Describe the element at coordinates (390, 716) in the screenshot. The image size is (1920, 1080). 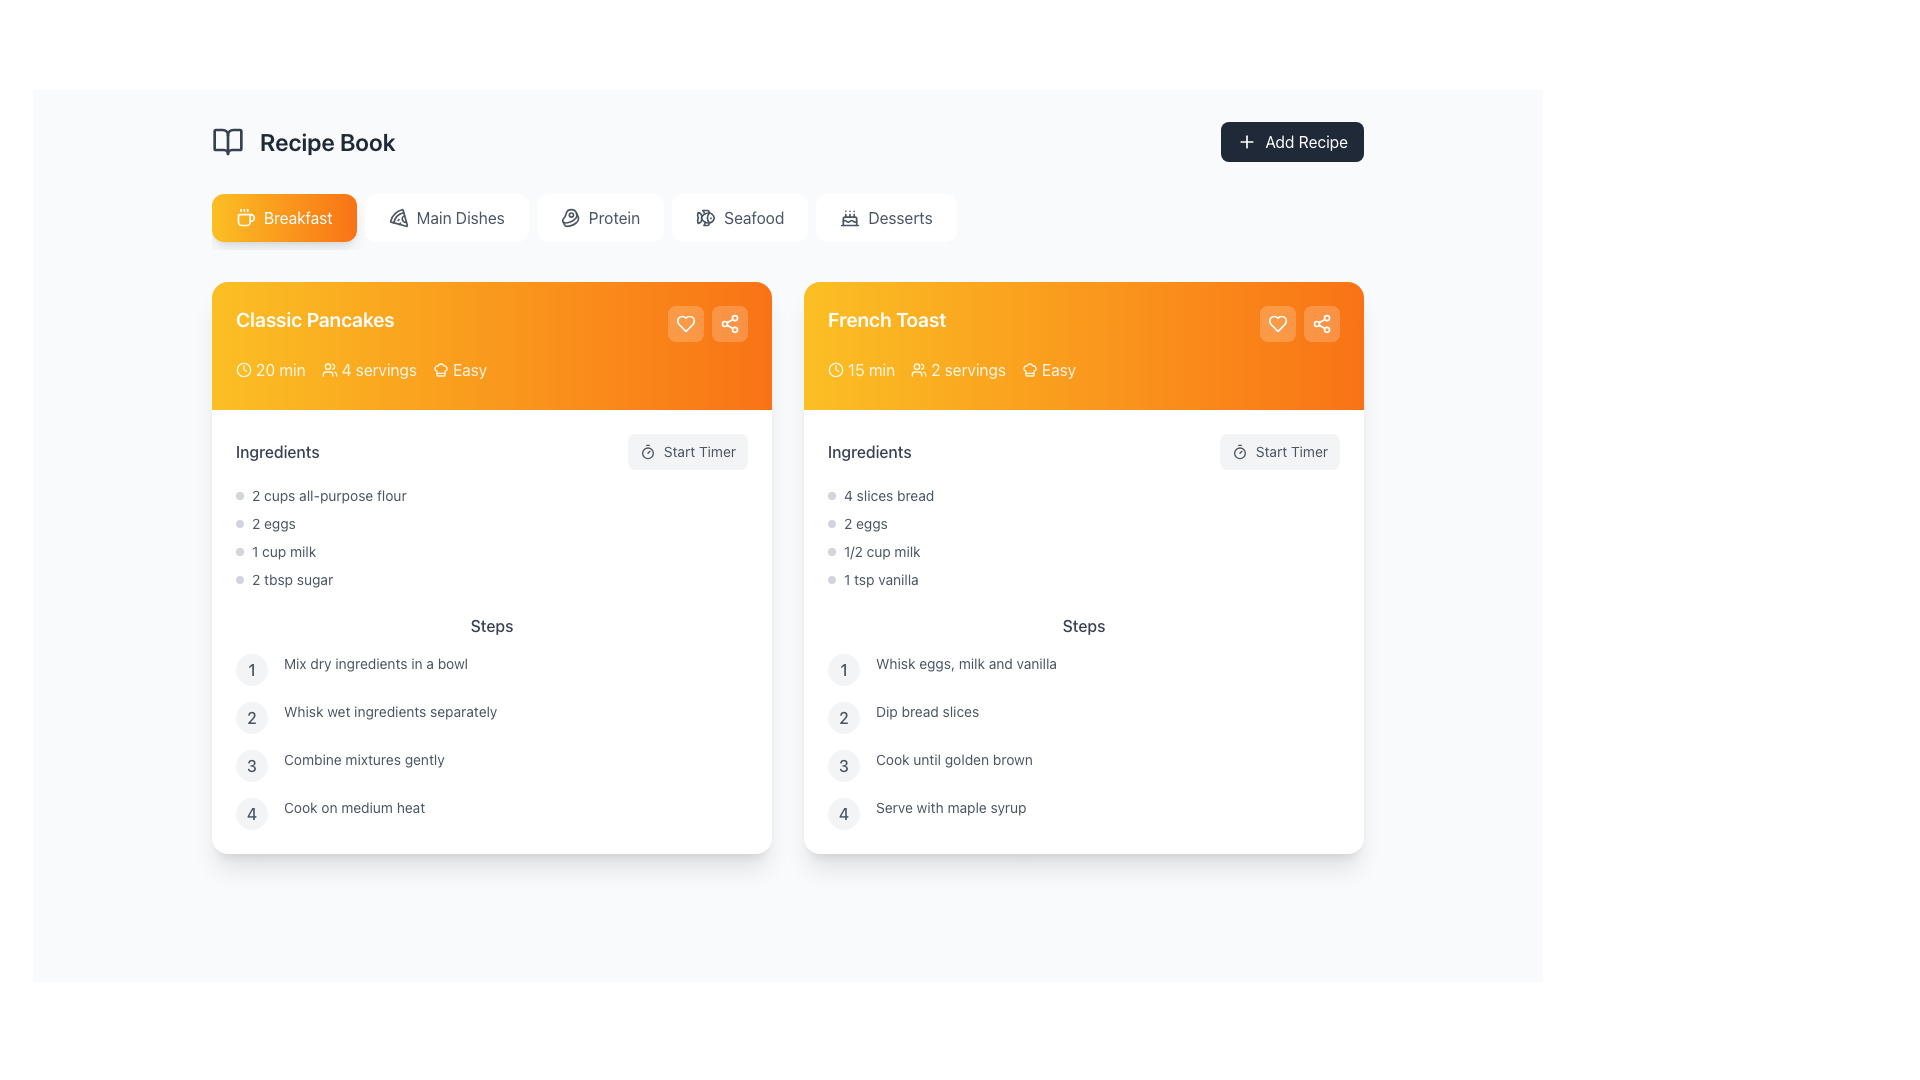
I see `text instruction card detailing the second step in the recipe preparation process for 'Classic Pancakes', which is located in the 'Steps' section and follows the instruction to 'Mix dry ingredients in a bowl'` at that location.